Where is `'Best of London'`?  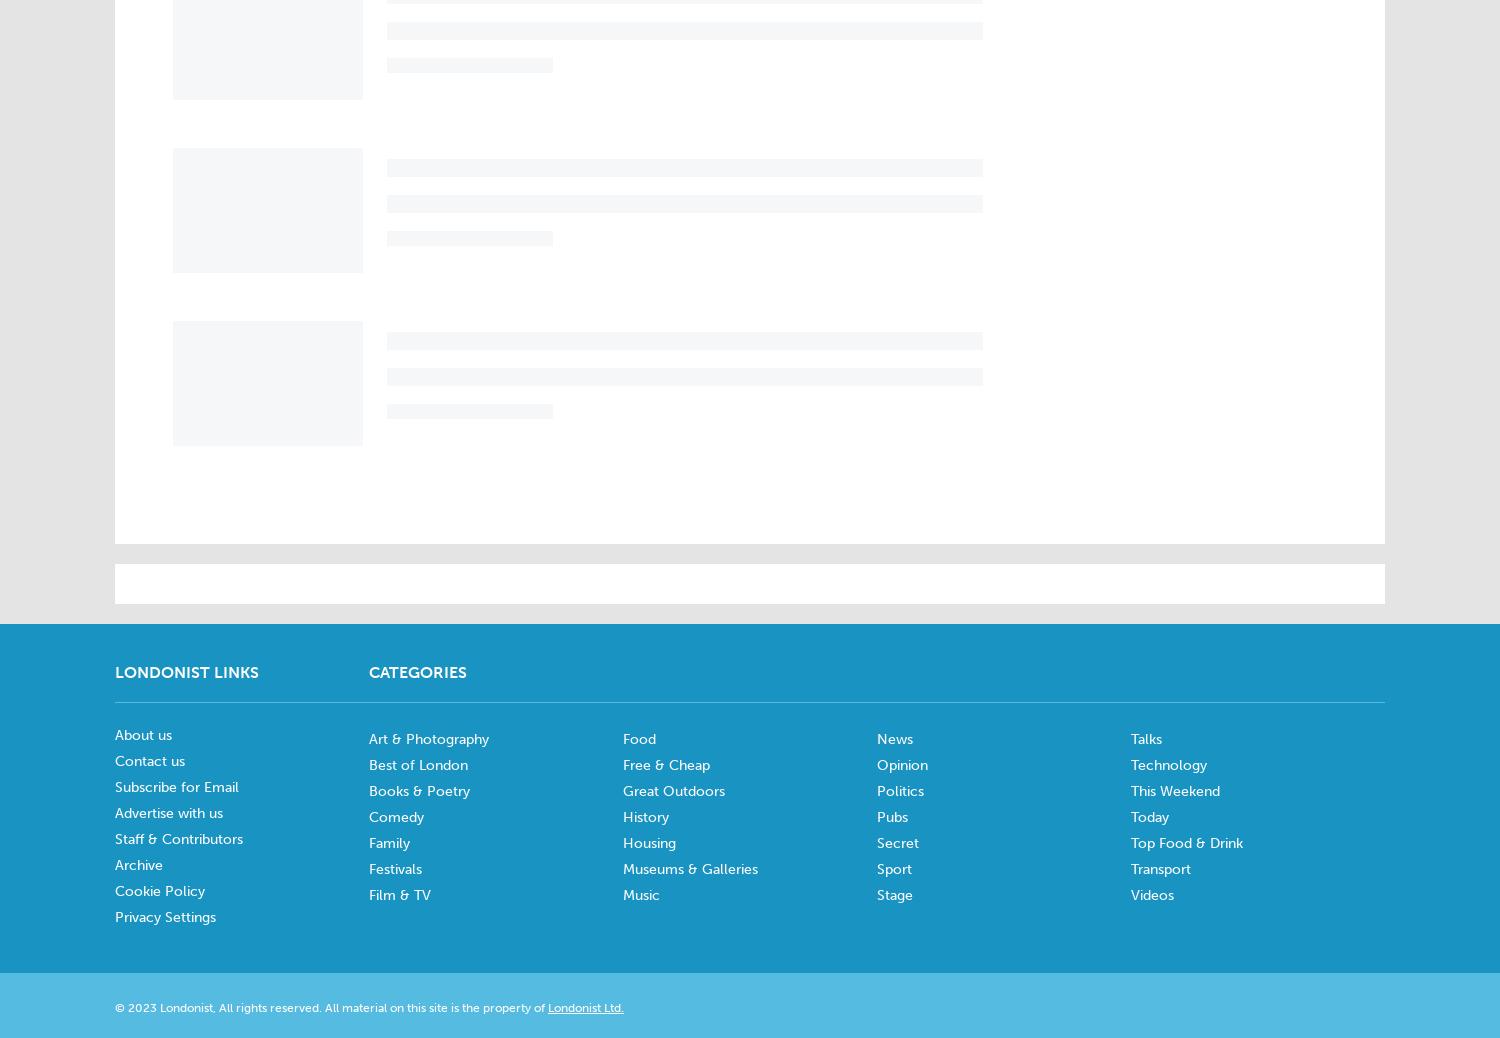
'Best of London' is located at coordinates (418, 764).